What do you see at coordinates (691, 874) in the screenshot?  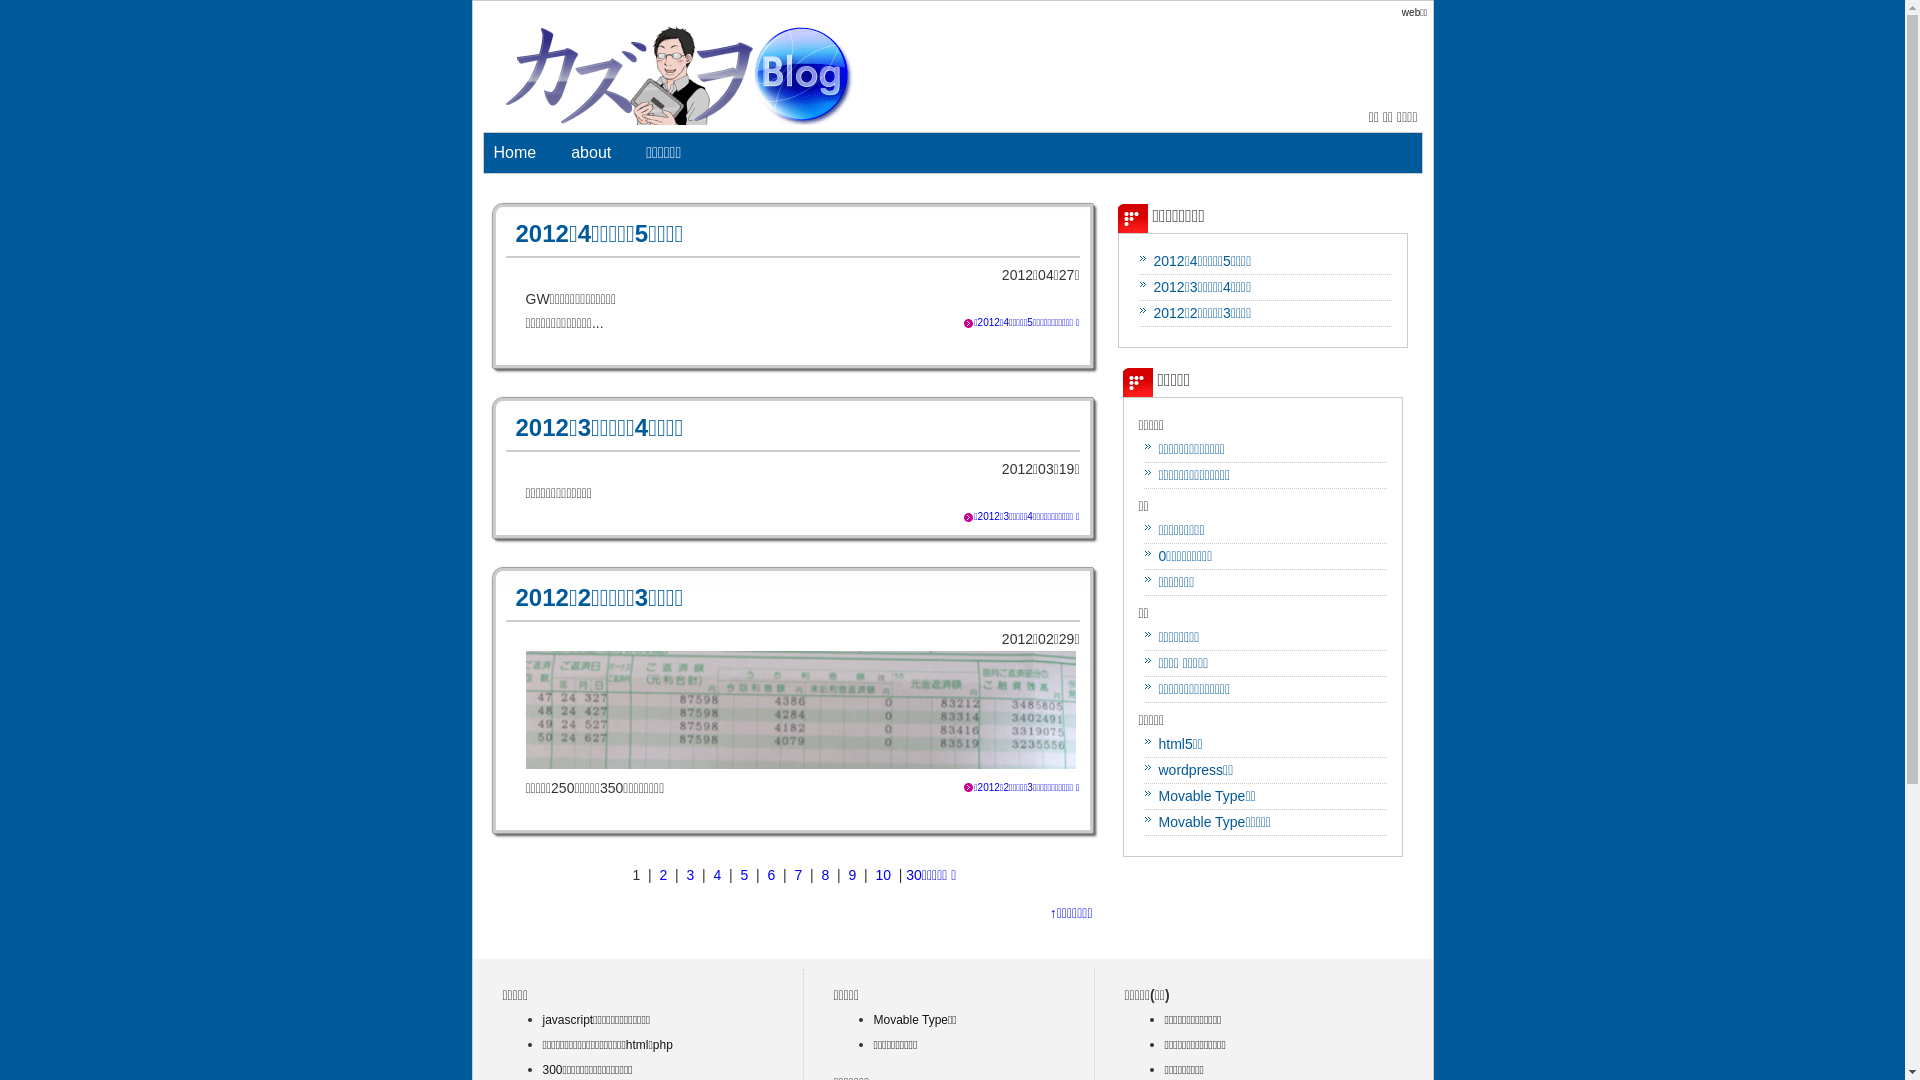 I see `' 3 '` at bounding box center [691, 874].